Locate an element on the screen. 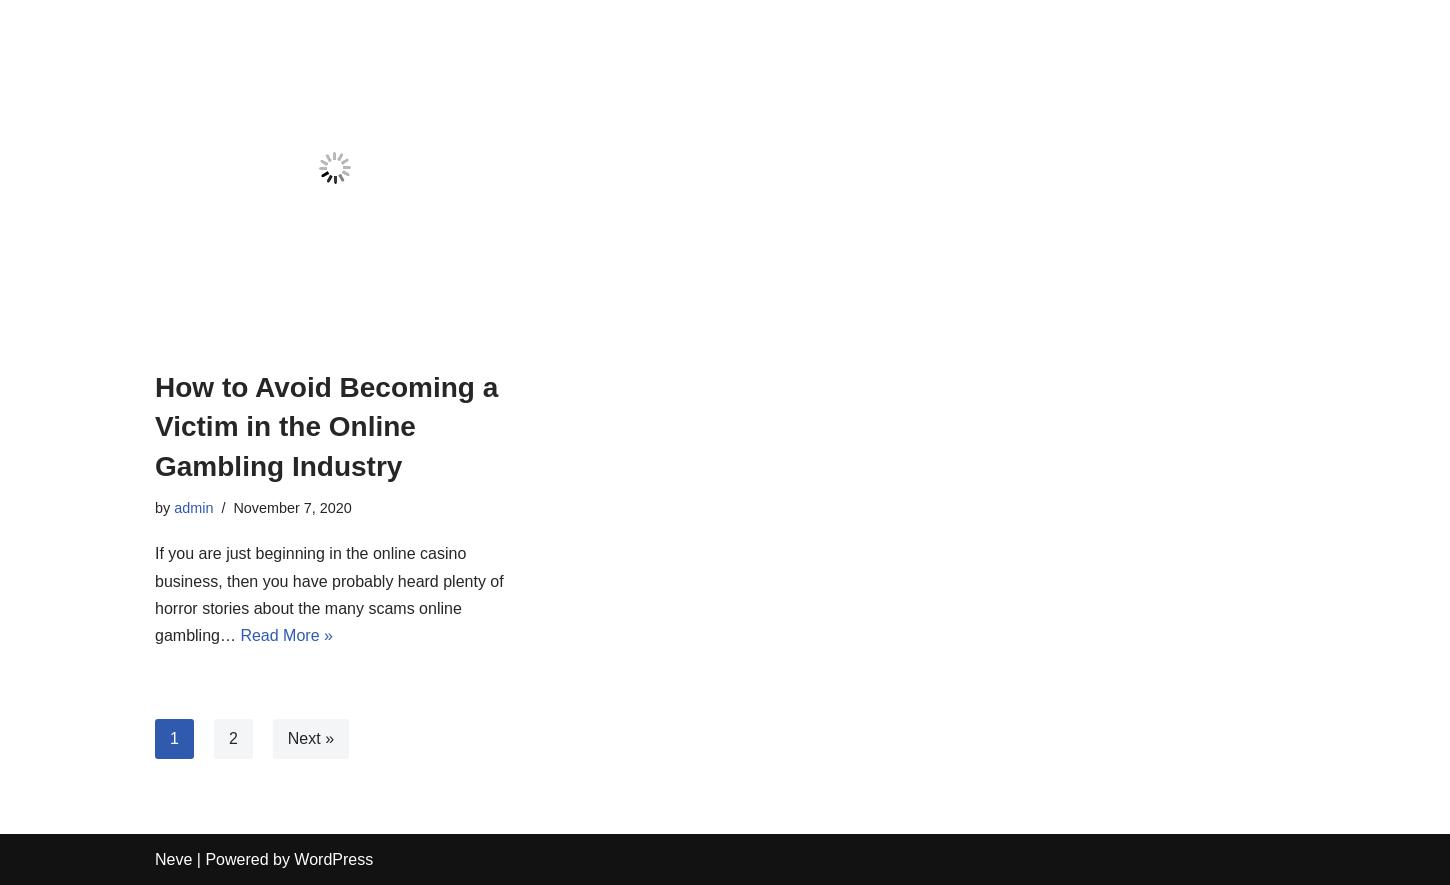 This screenshot has width=1450, height=885. 'Neve' is located at coordinates (172, 858).